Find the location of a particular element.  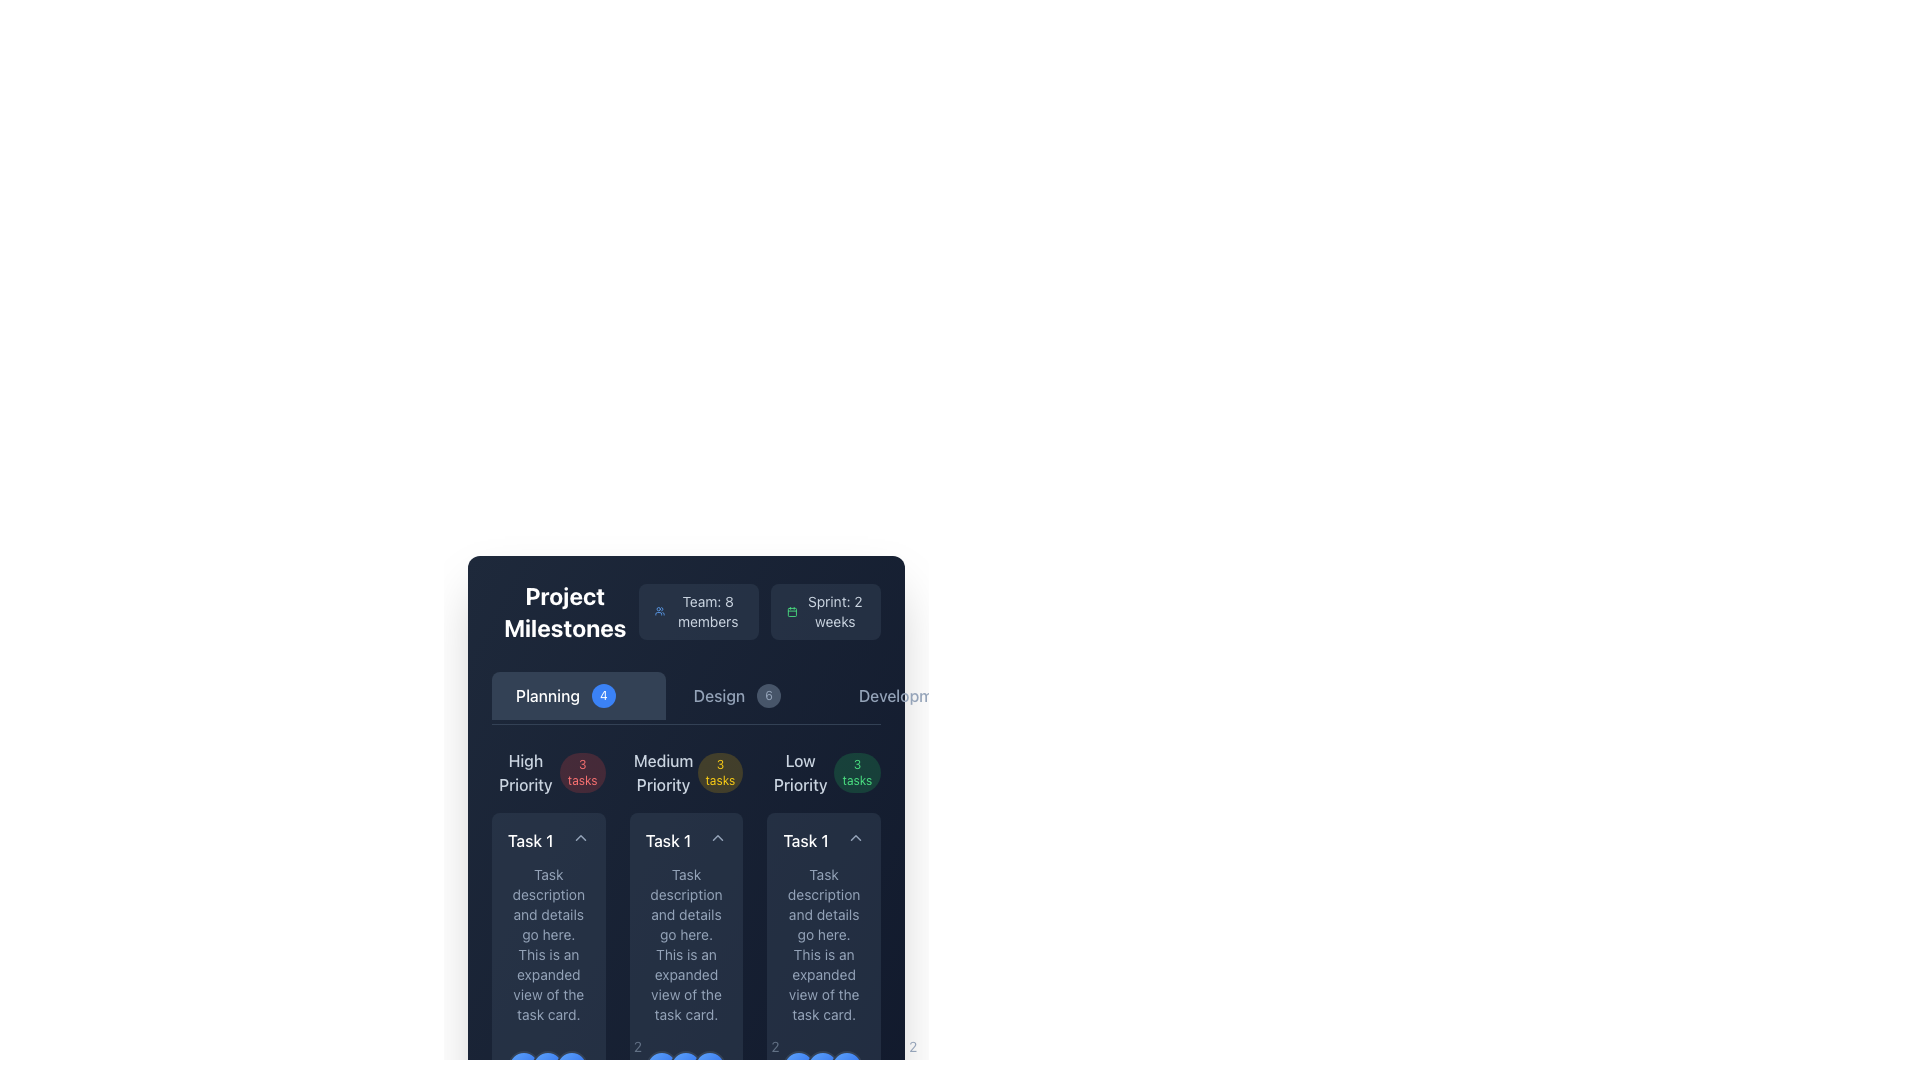

the second module in the horizontal navigation menu is located at coordinates (686, 695).